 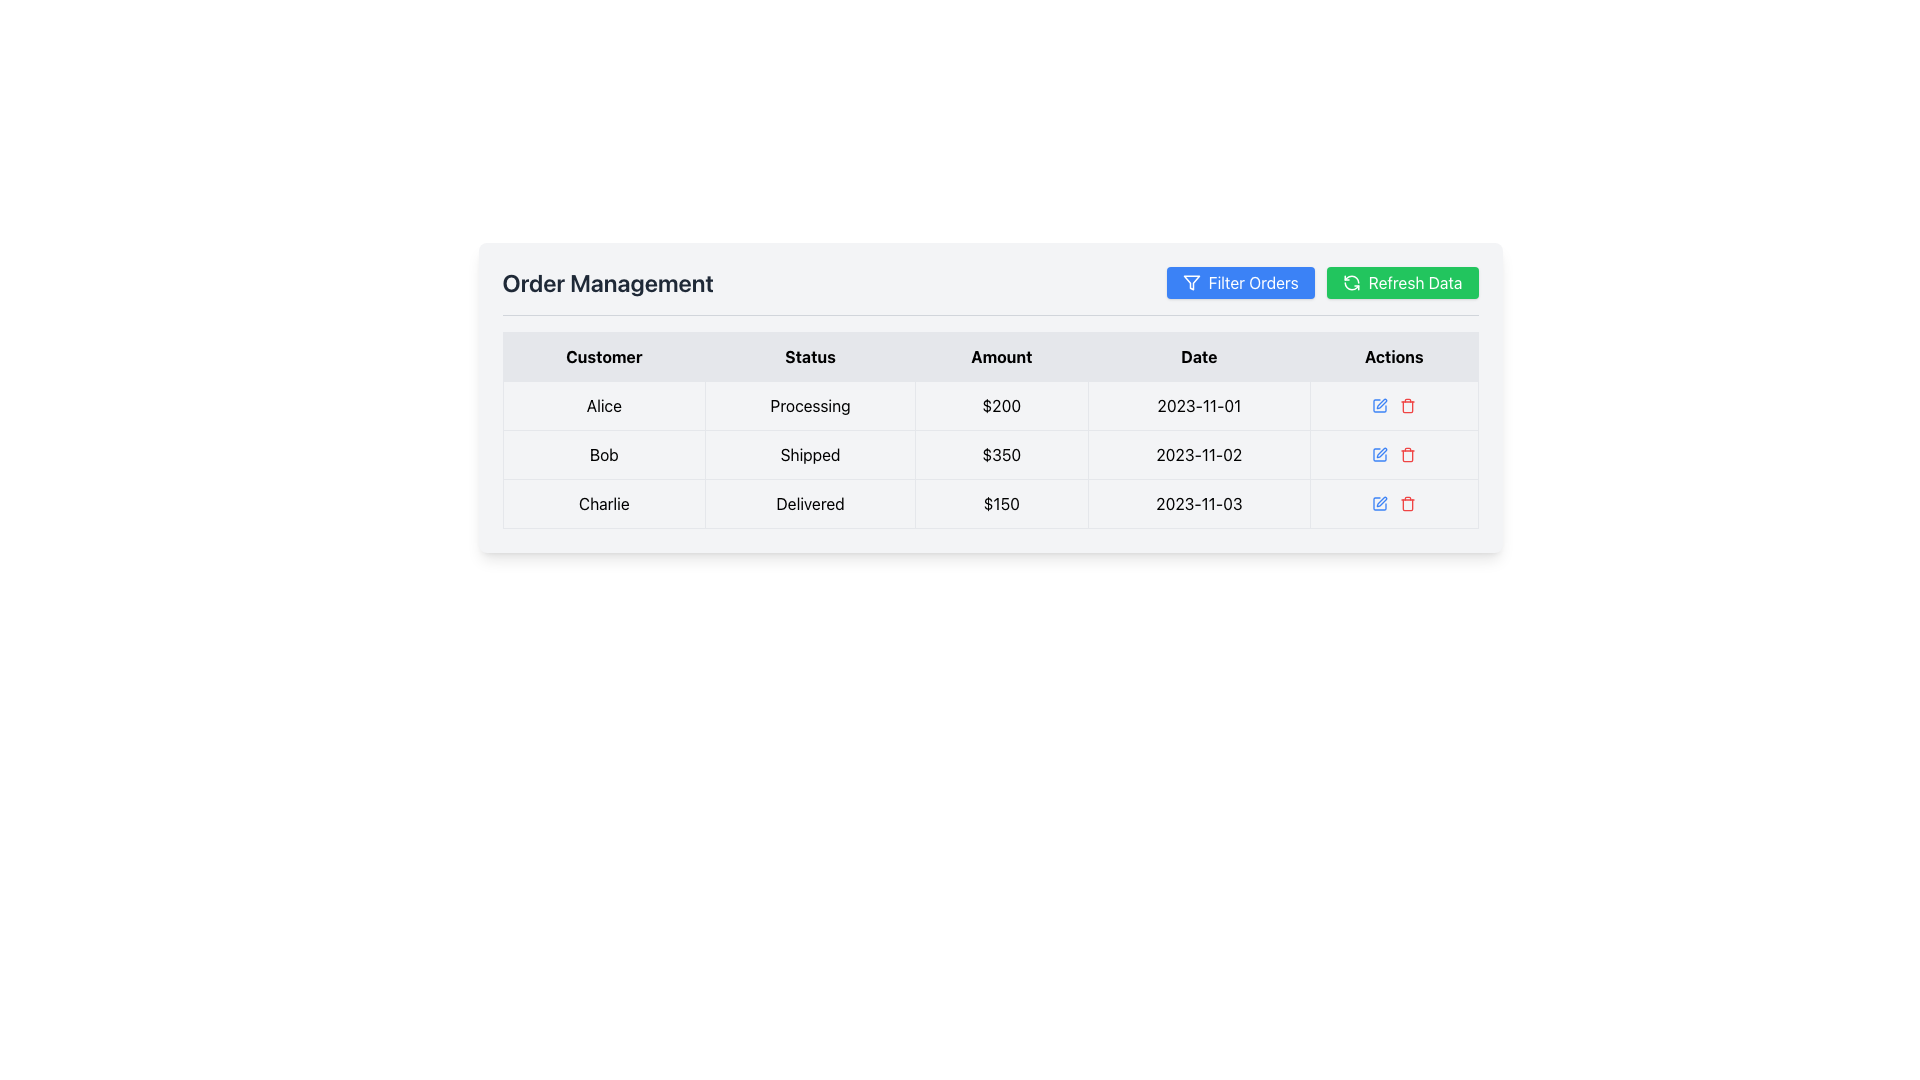 What do you see at coordinates (1381, 452) in the screenshot?
I see `the pen icon in the Actions column for the user 'Bob'` at bounding box center [1381, 452].